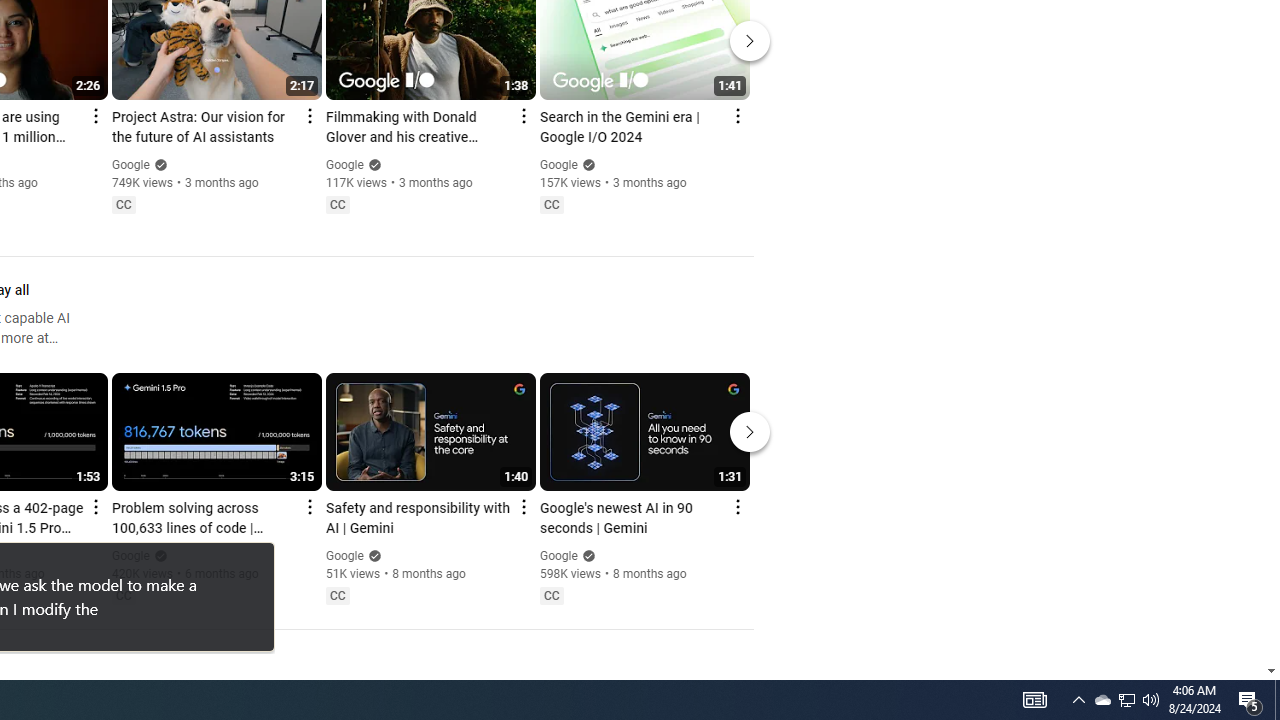  Describe the element at coordinates (551, 594) in the screenshot. I see `'Closed captions'` at that location.